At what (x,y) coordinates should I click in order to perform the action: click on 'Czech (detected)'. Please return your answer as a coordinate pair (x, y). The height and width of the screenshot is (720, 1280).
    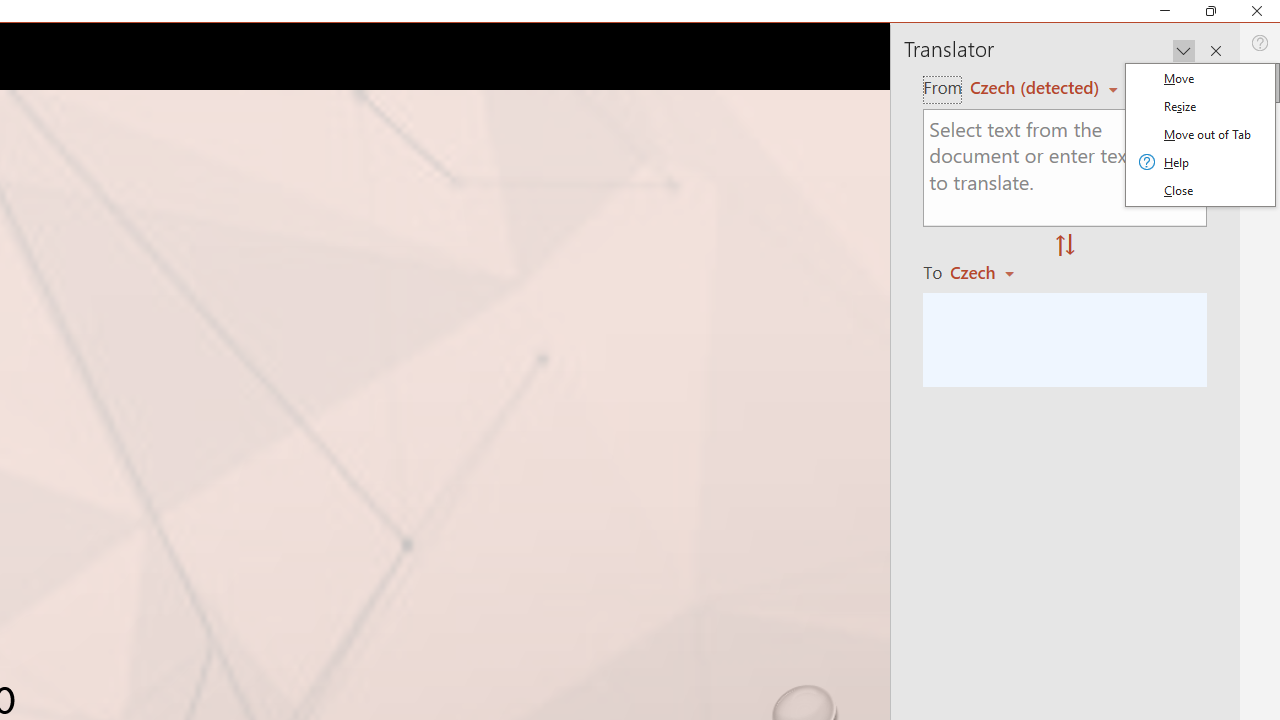
    Looking at the image, I should click on (1037, 86).